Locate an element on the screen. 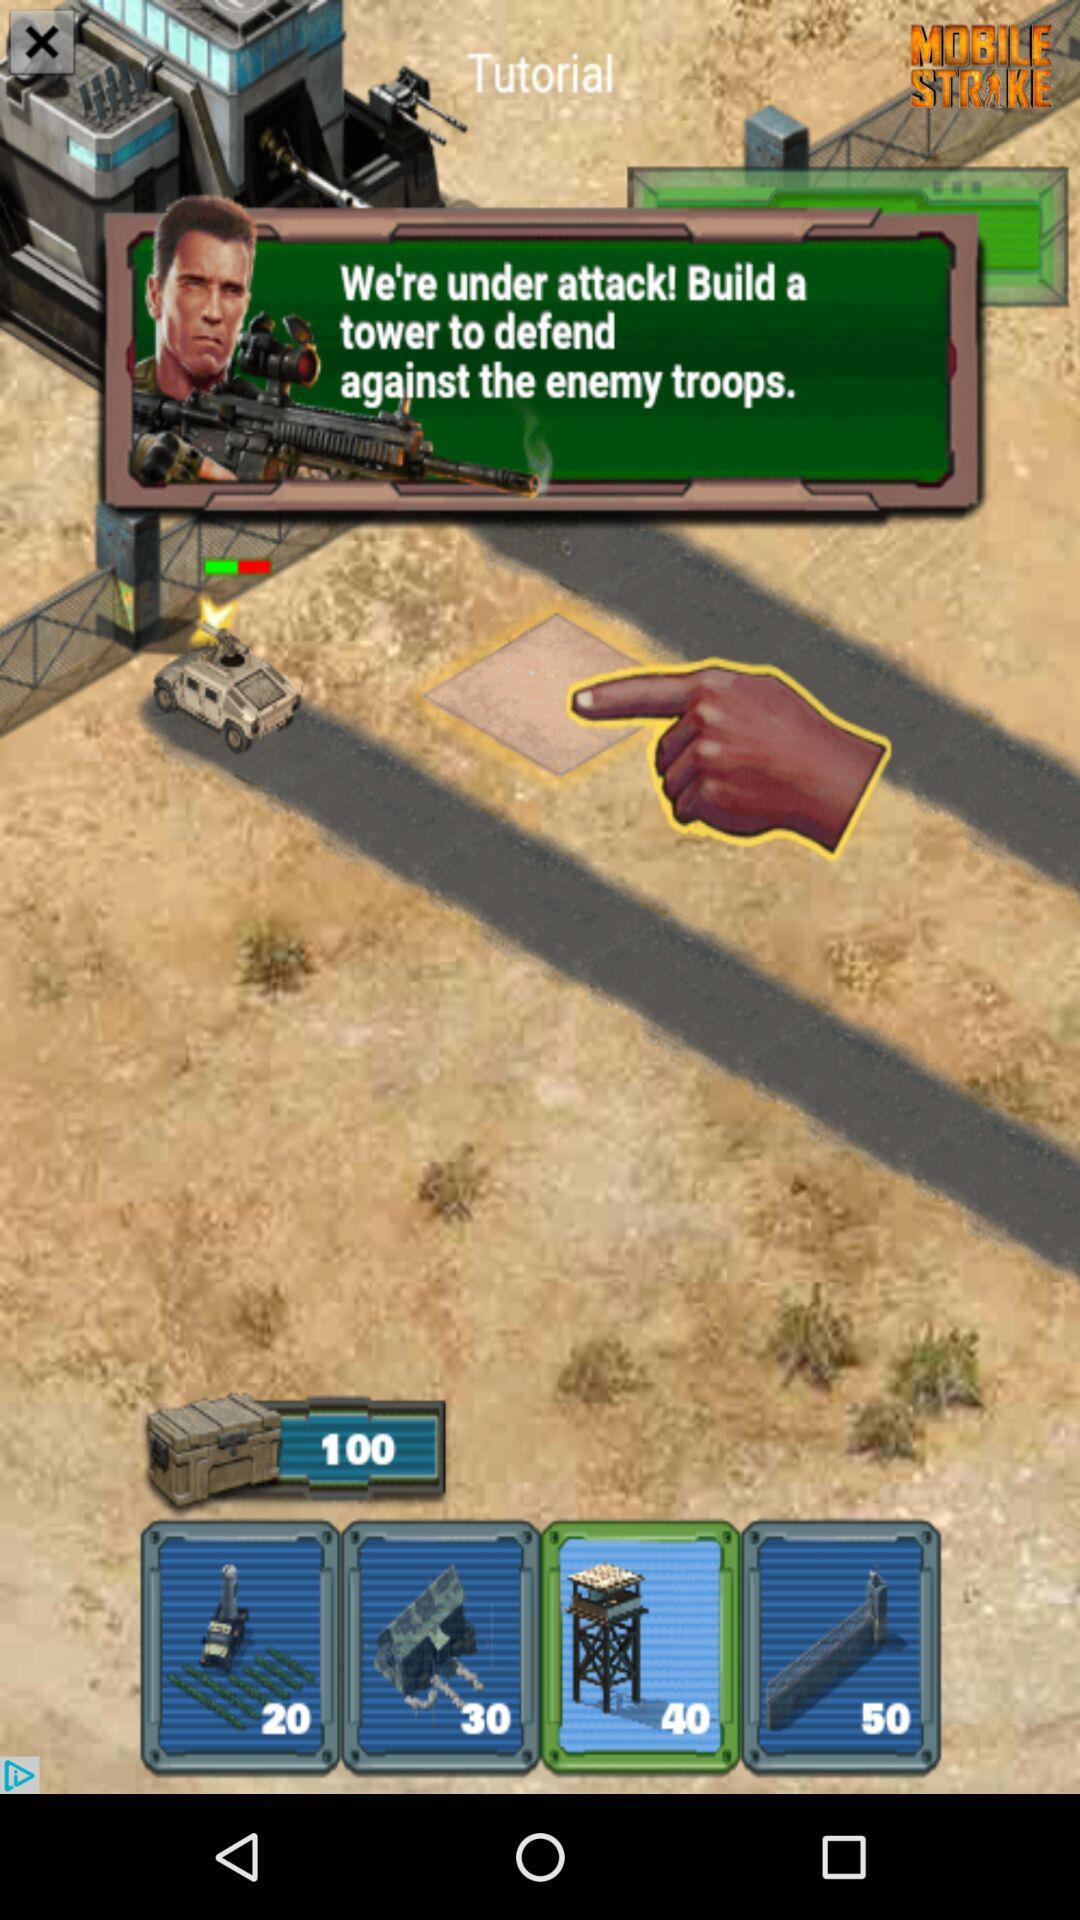 Image resolution: width=1080 pixels, height=1920 pixels. the close icon is located at coordinates (42, 44).